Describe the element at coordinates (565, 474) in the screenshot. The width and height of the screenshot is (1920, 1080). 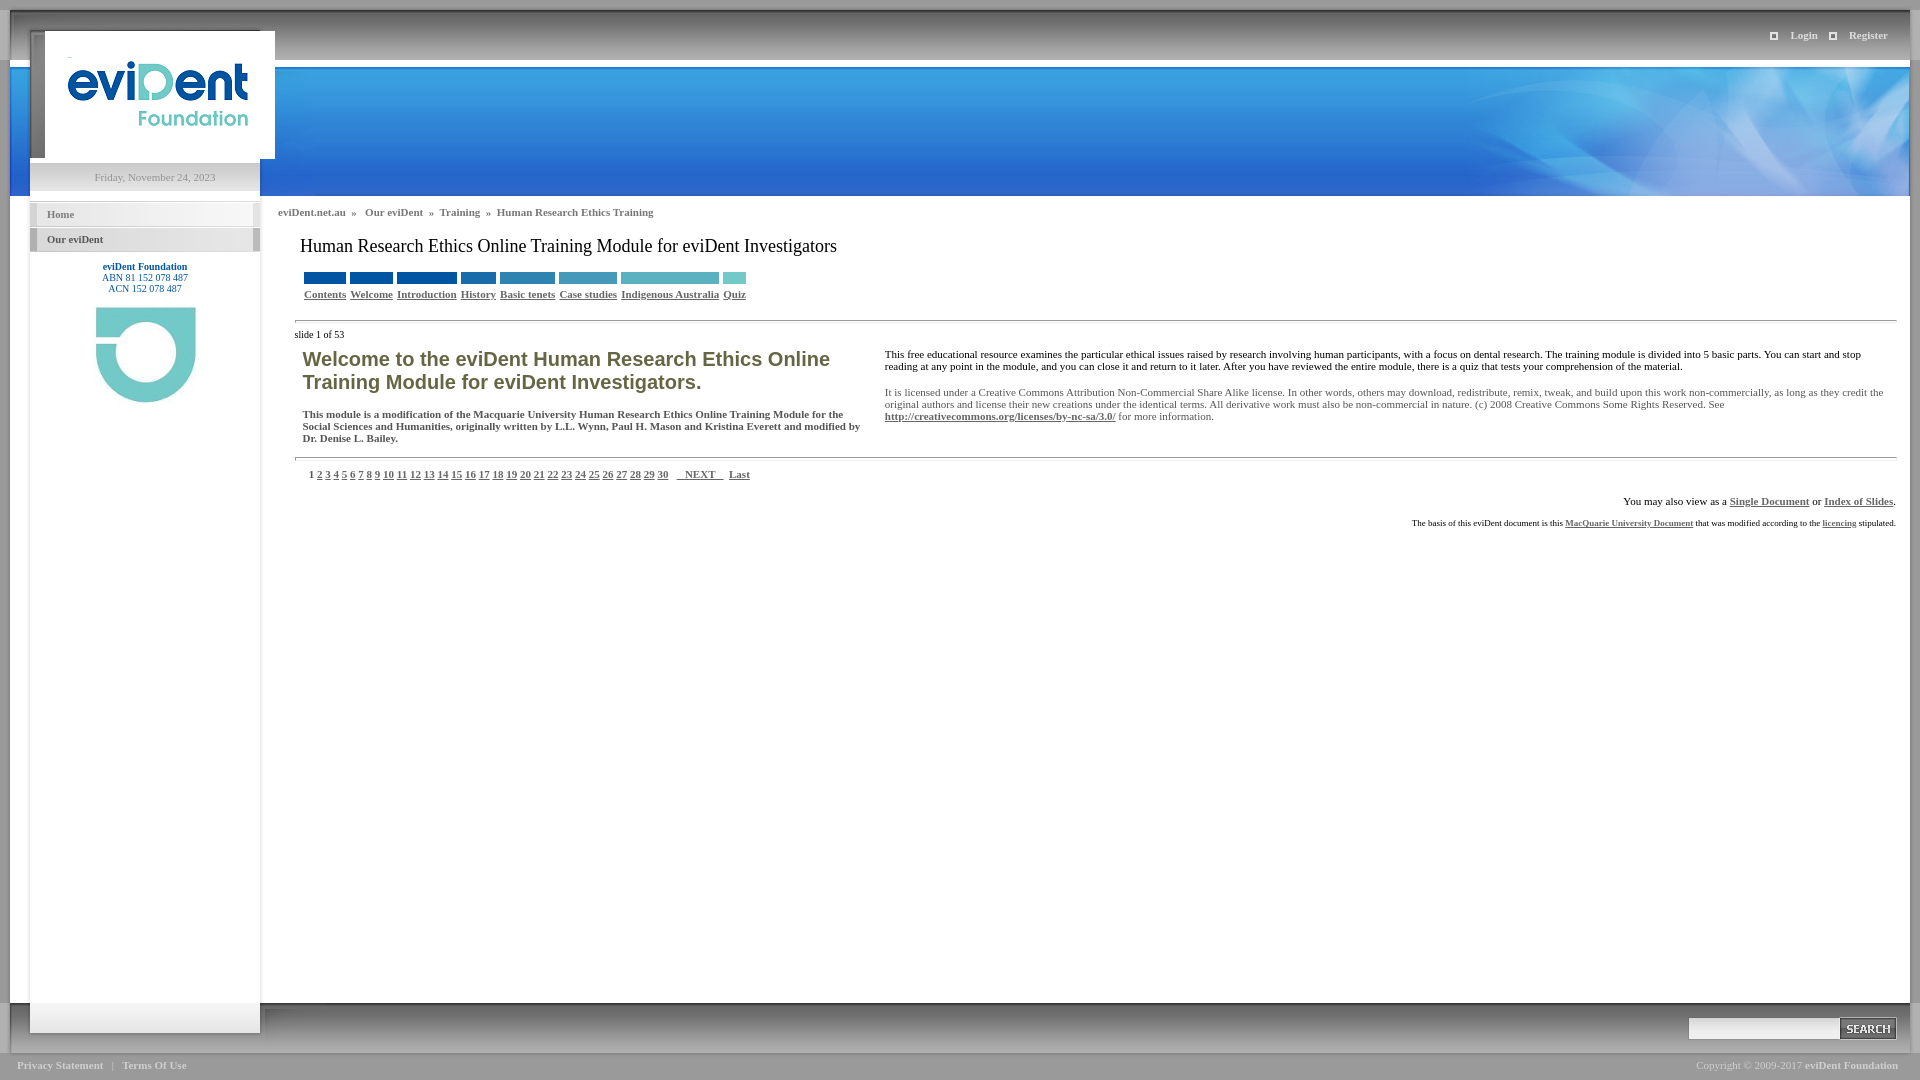
I see `'23'` at that location.